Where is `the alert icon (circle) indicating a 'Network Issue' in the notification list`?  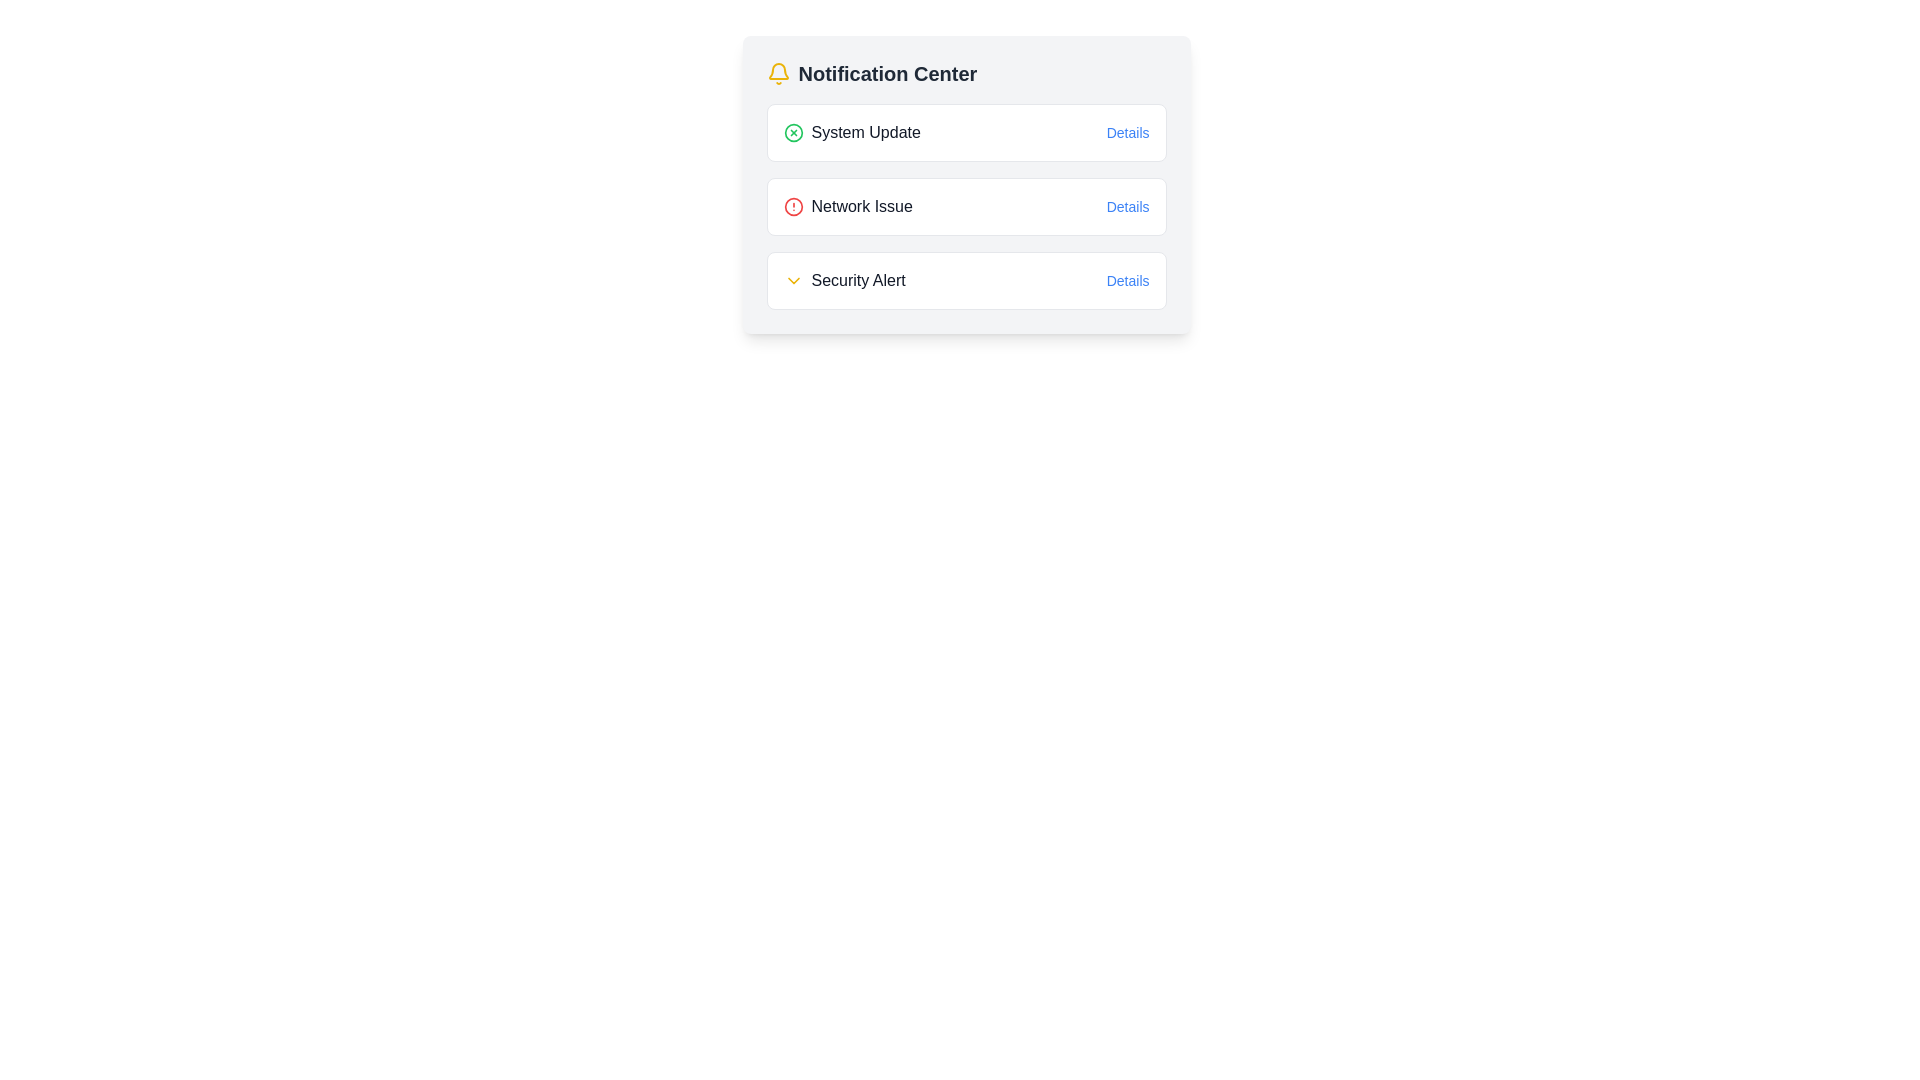
the alert icon (circle) indicating a 'Network Issue' in the notification list is located at coordinates (792, 207).